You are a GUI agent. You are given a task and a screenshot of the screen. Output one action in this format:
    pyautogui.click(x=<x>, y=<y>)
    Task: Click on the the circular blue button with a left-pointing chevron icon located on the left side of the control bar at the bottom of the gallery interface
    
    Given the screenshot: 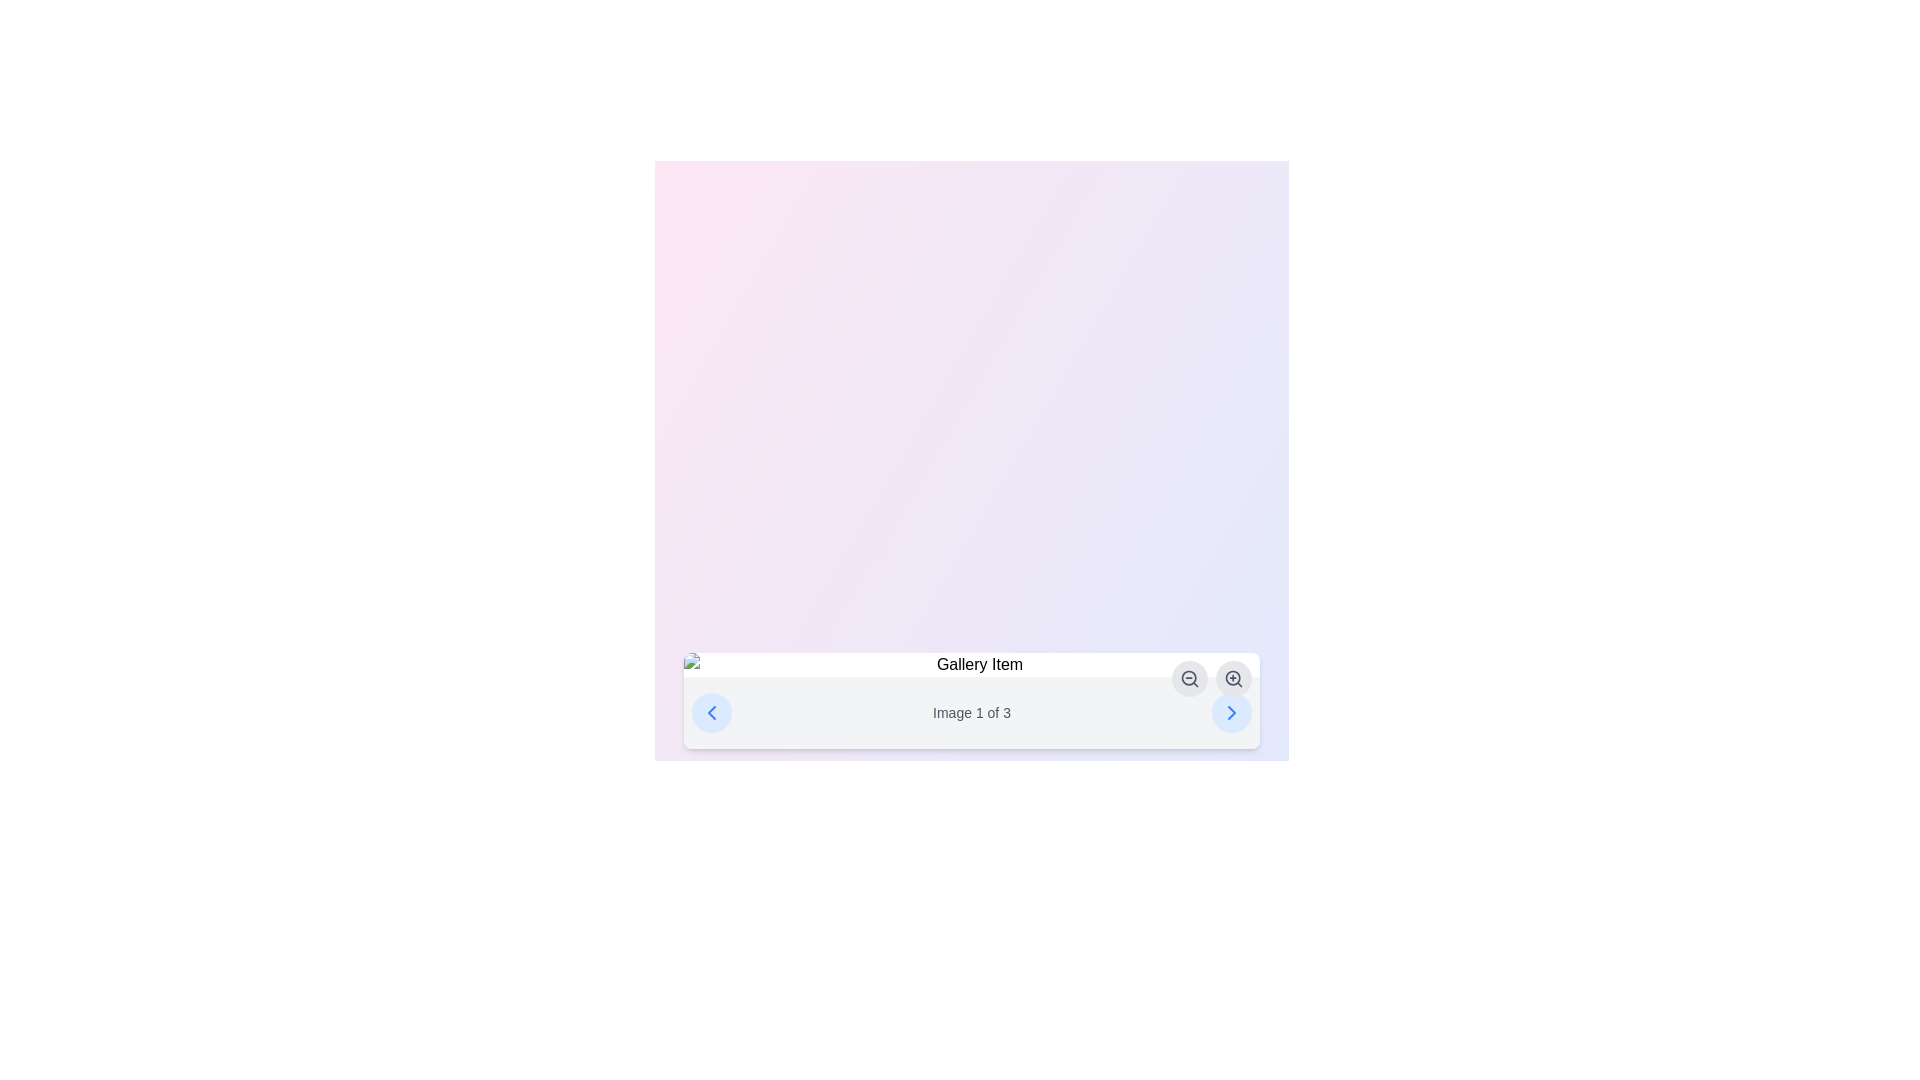 What is the action you would take?
    pyautogui.click(x=711, y=712)
    